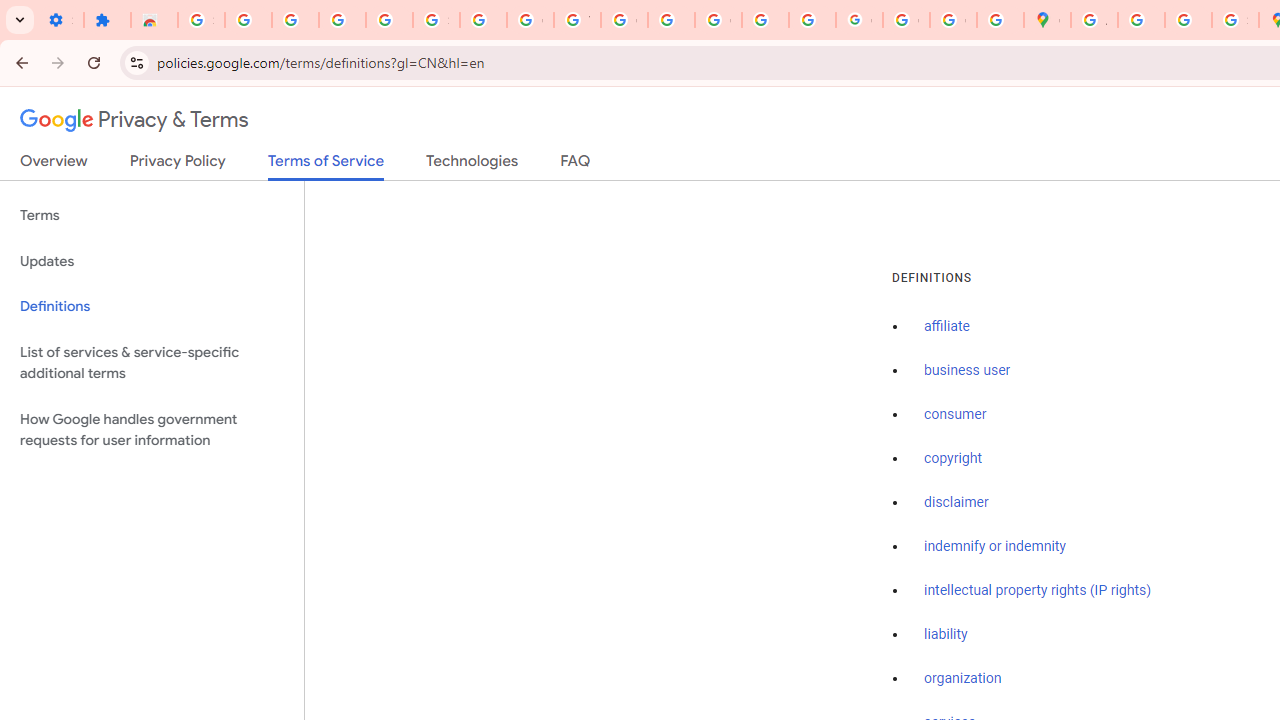 Image resolution: width=1280 pixels, height=720 pixels. What do you see at coordinates (151, 428) in the screenshot?
I see `'How Google handles government requests for user information'` at bounding box center [151, 428].